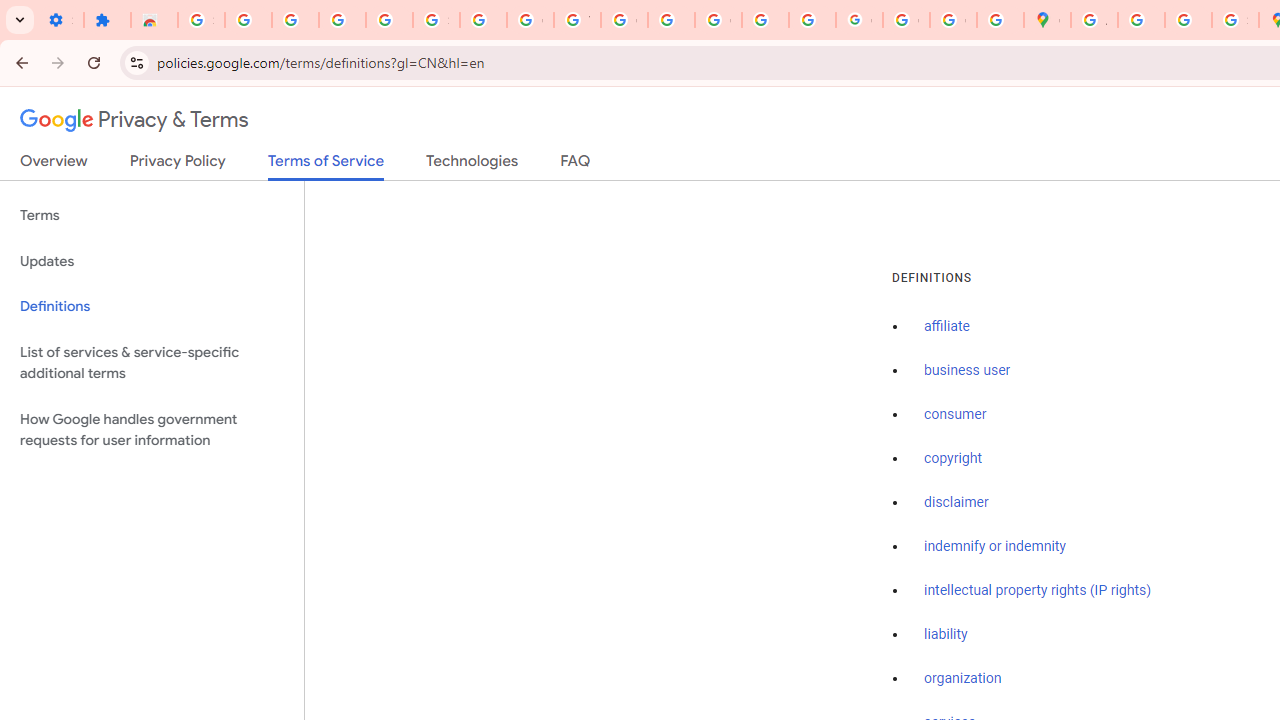 Image resolution: width=1280 pixels, height=720 pixels. What do you see at coordinates (151, 428) in the screenshot?
I see `'How Google handles government requests for user information'` at bounding box center [151, 428].